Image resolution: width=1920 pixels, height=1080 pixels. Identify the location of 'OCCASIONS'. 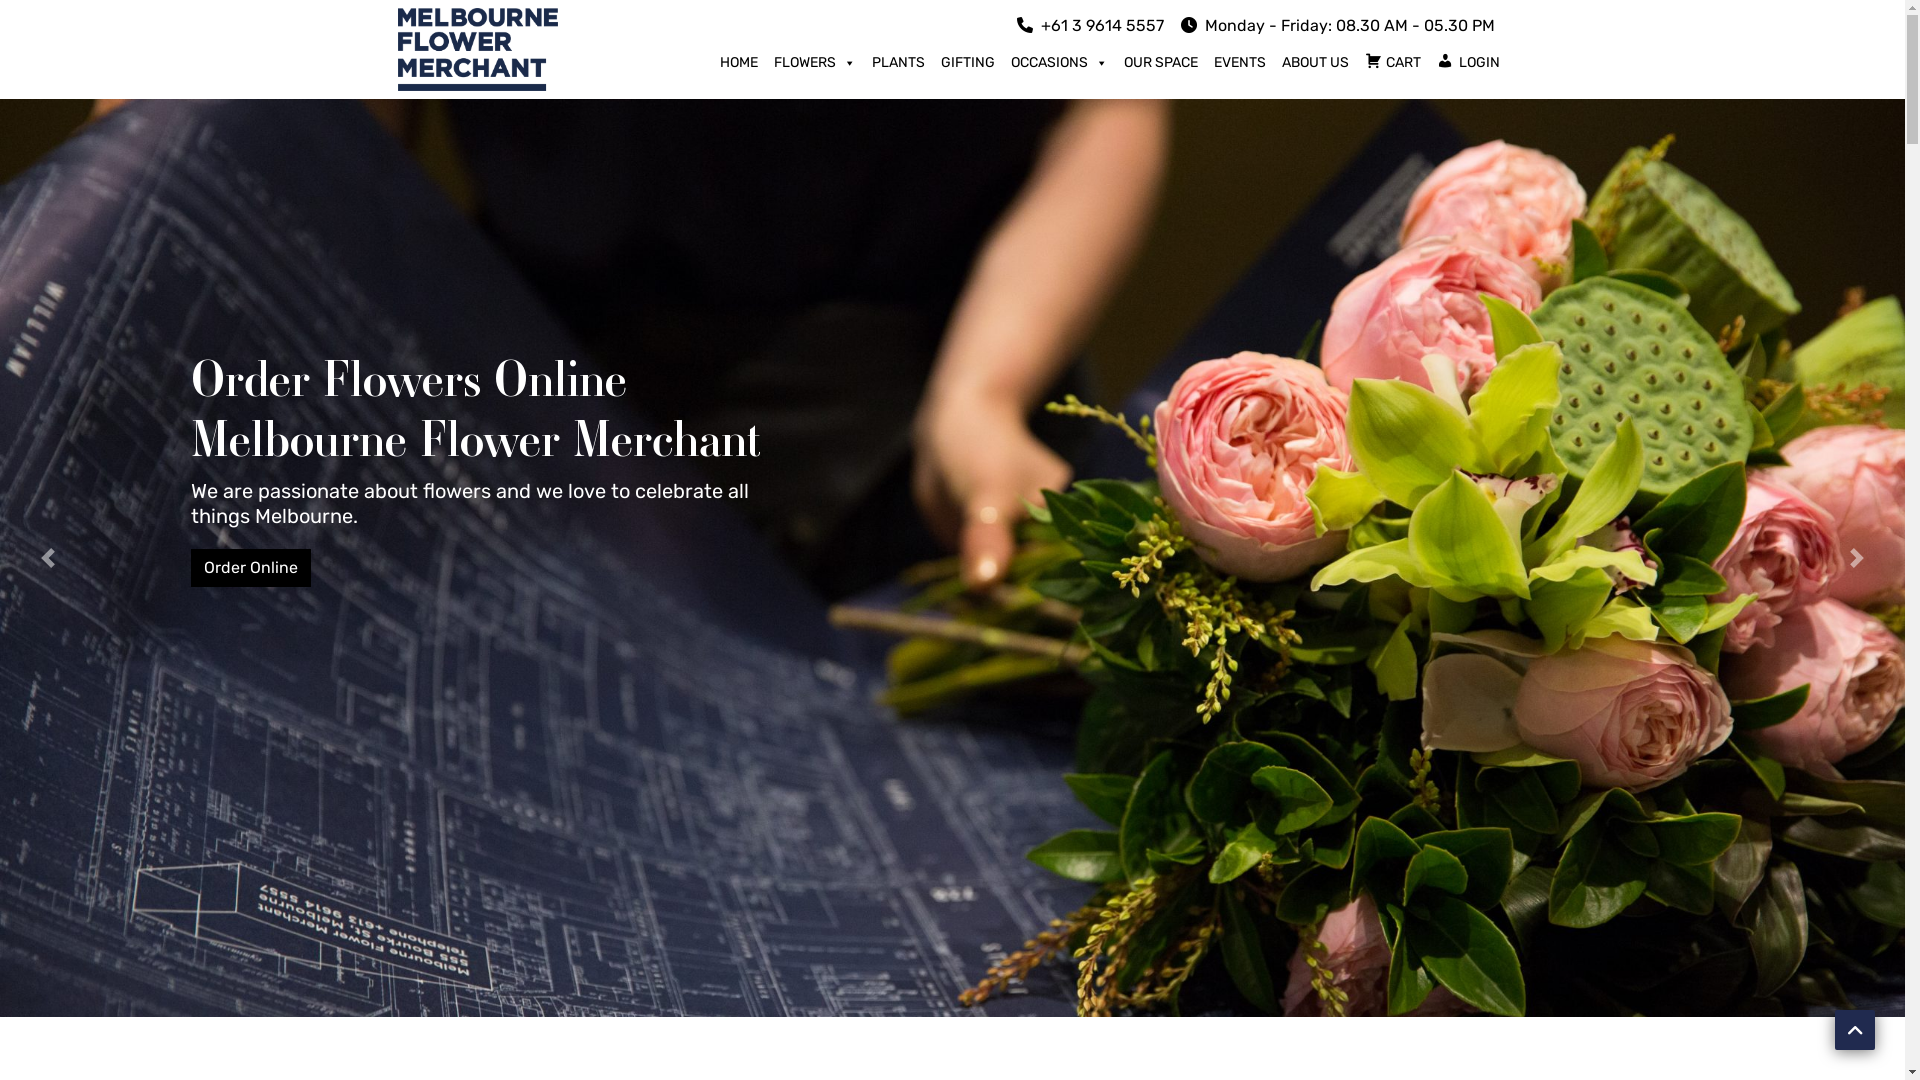
(1058, 61).